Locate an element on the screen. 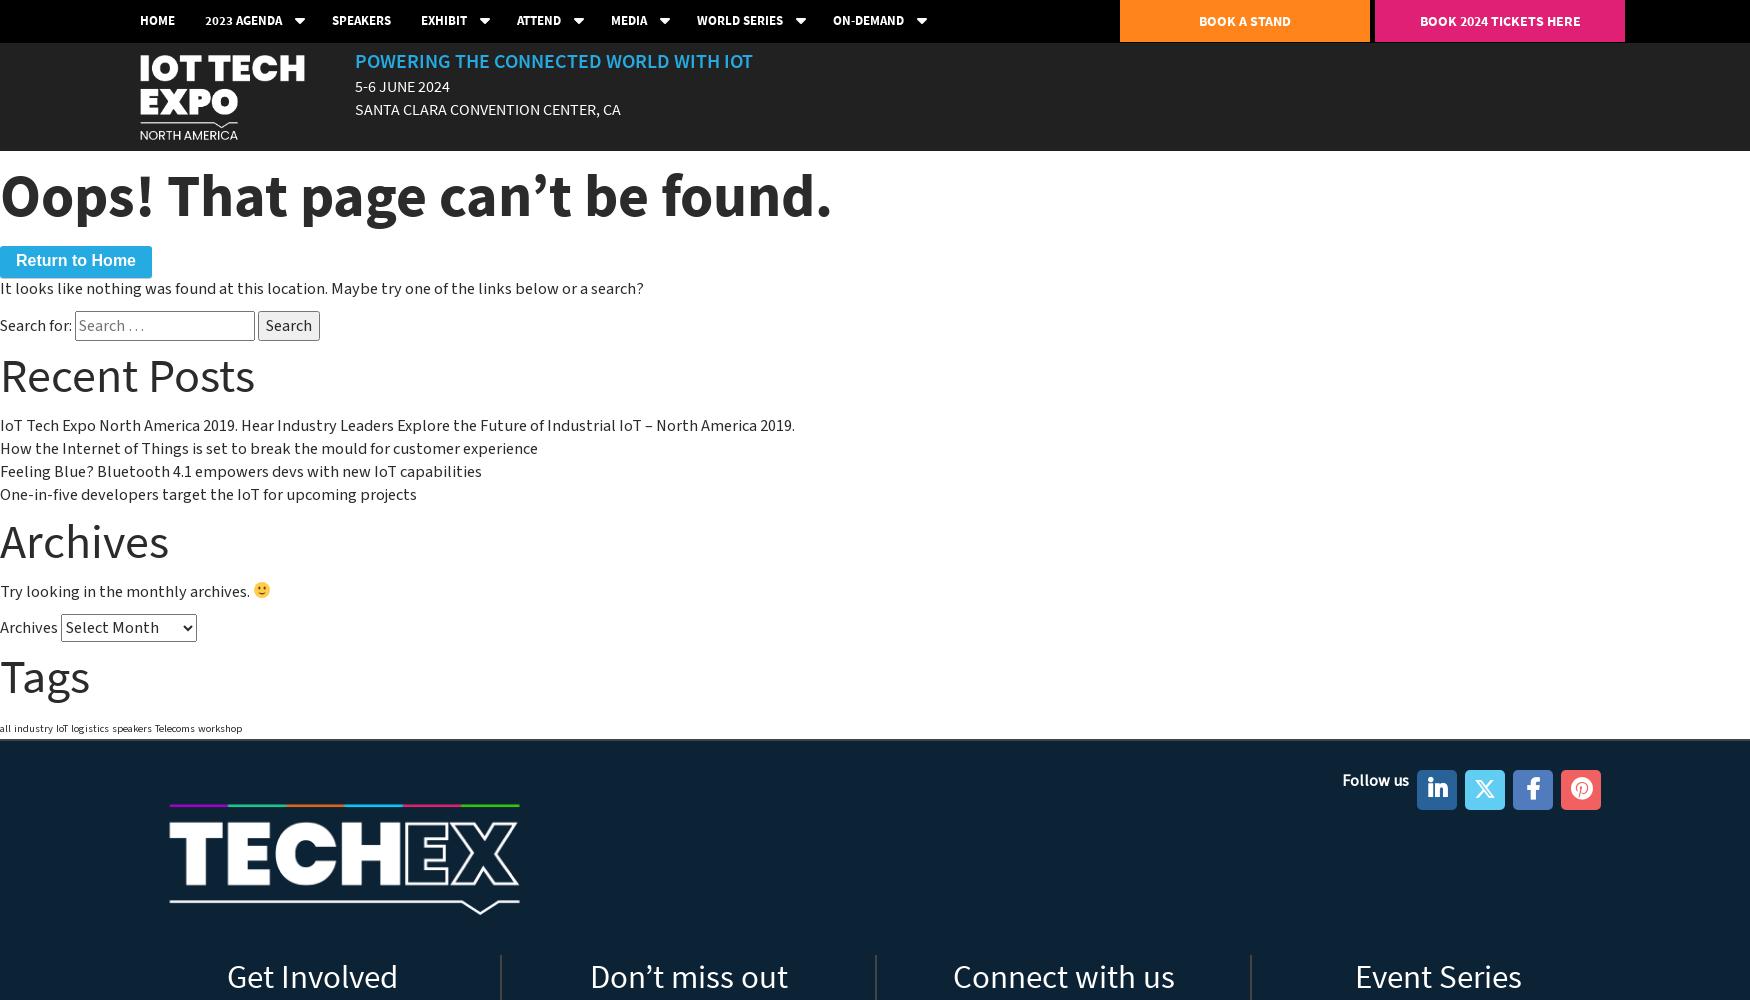  'speakers' is located at coordinates (130, 726).